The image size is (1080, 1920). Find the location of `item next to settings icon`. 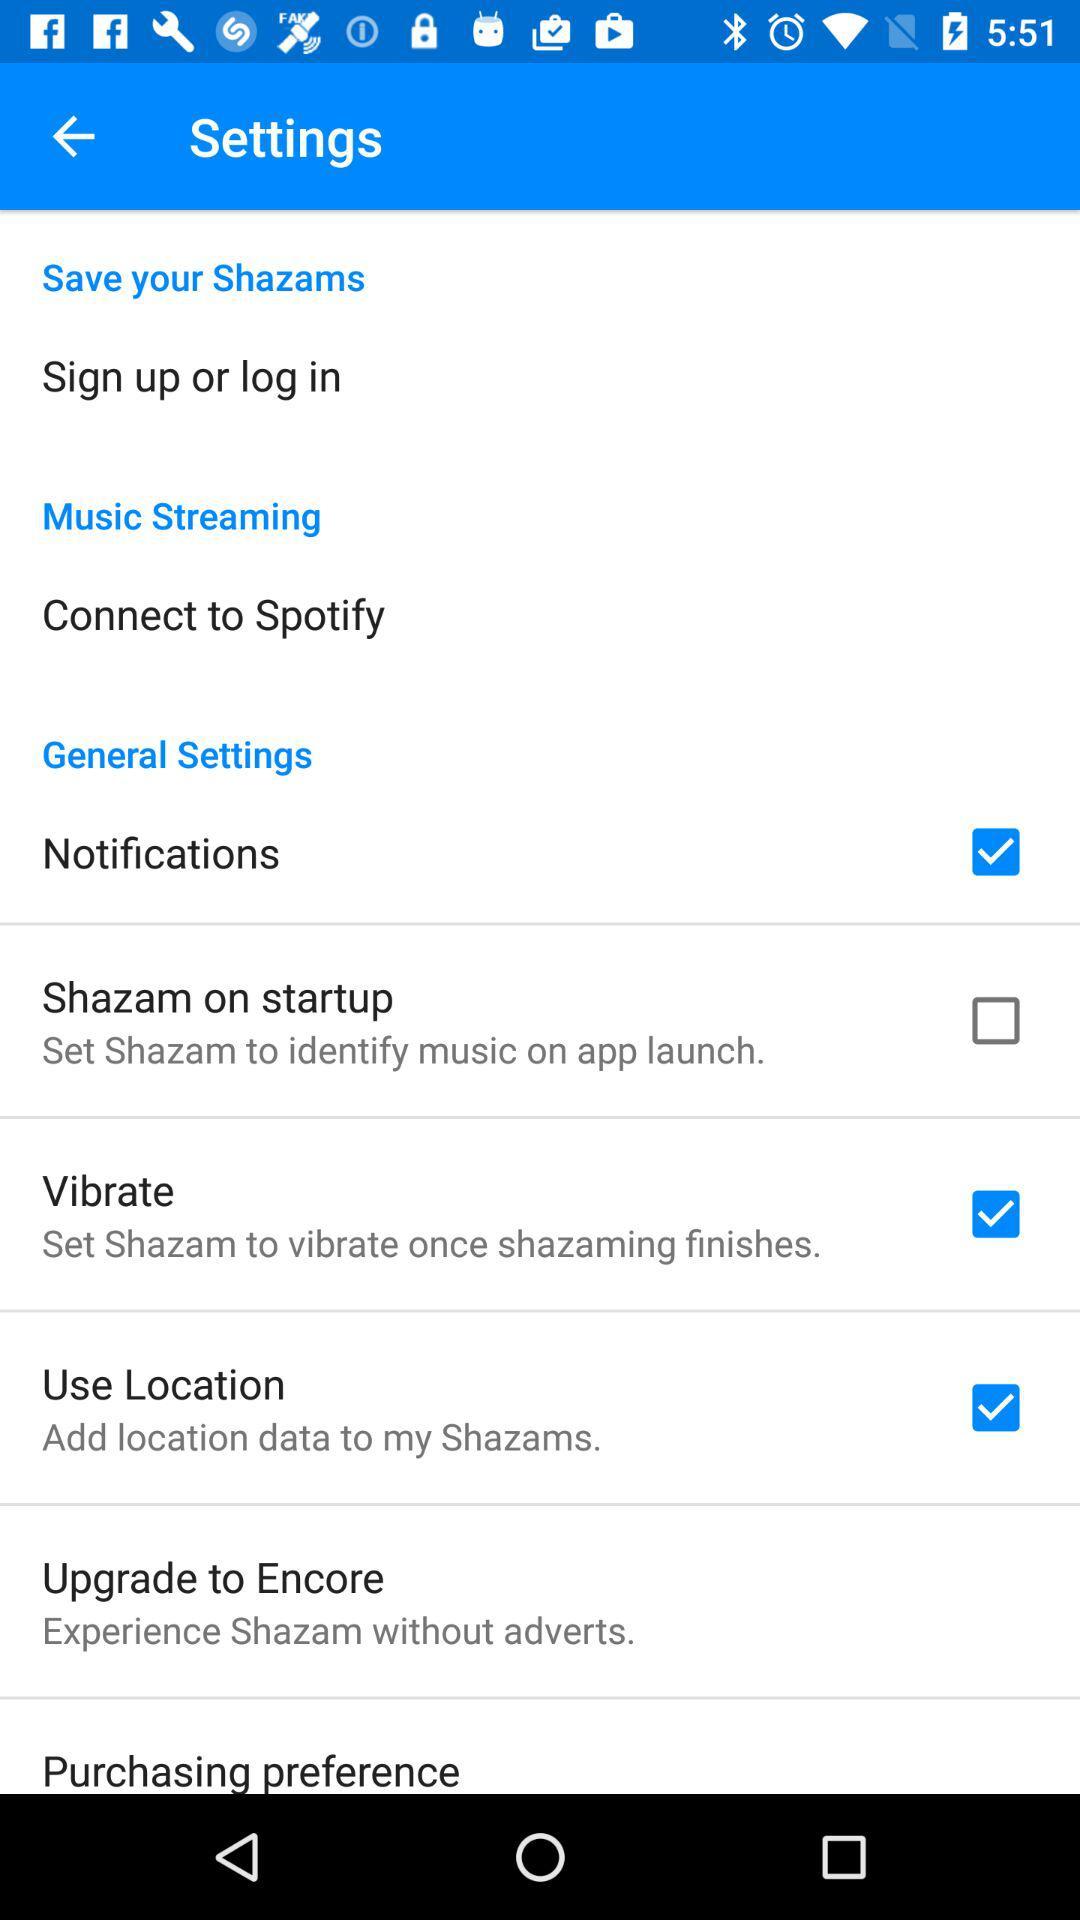

item next to settings icon is located at coordinates (72, 135).